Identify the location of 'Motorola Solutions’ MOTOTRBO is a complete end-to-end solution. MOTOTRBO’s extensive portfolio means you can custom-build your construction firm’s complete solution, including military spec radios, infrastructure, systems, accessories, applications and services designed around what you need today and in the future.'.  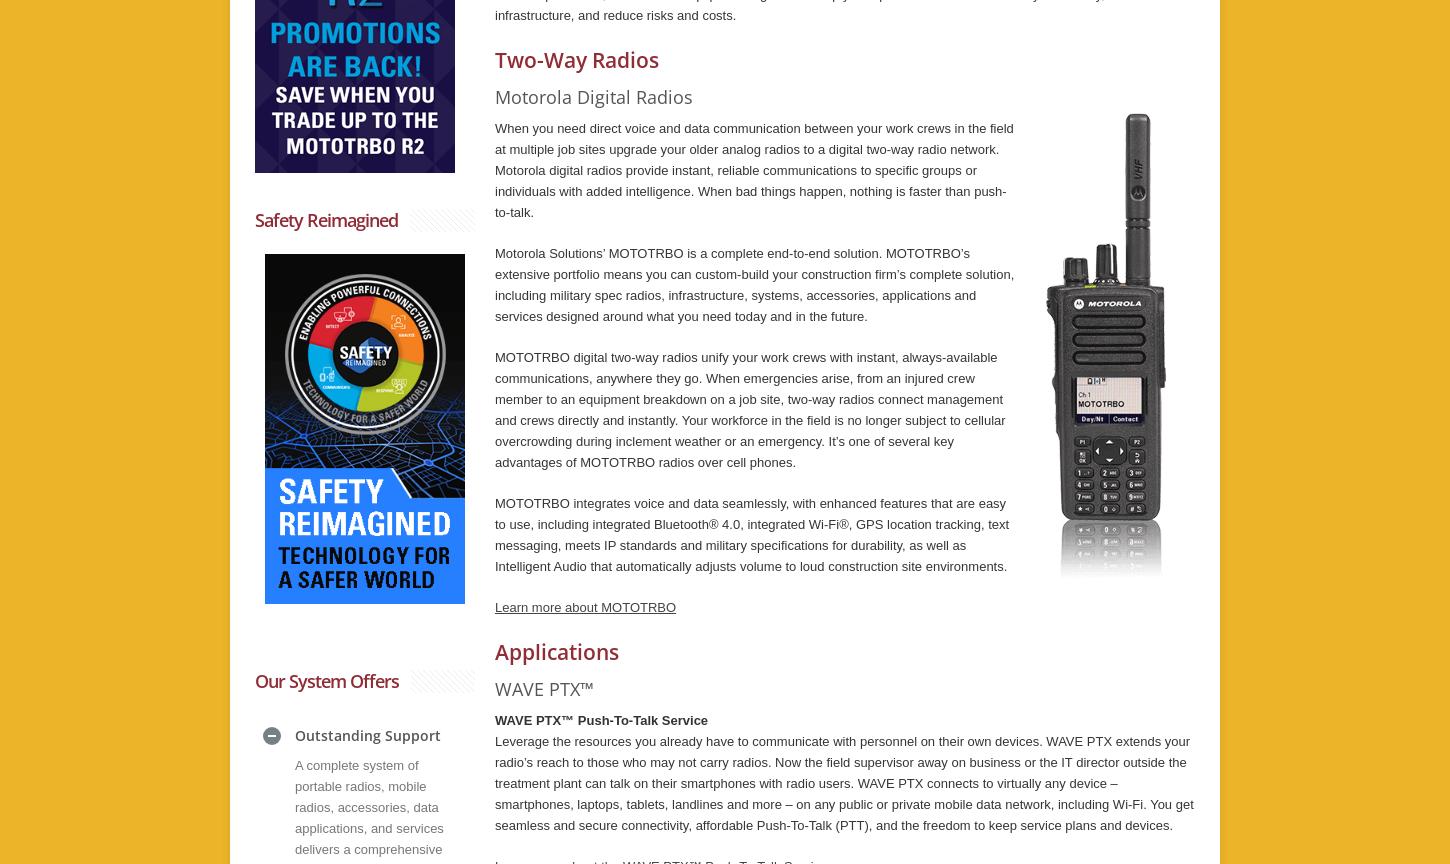
(495, 285).